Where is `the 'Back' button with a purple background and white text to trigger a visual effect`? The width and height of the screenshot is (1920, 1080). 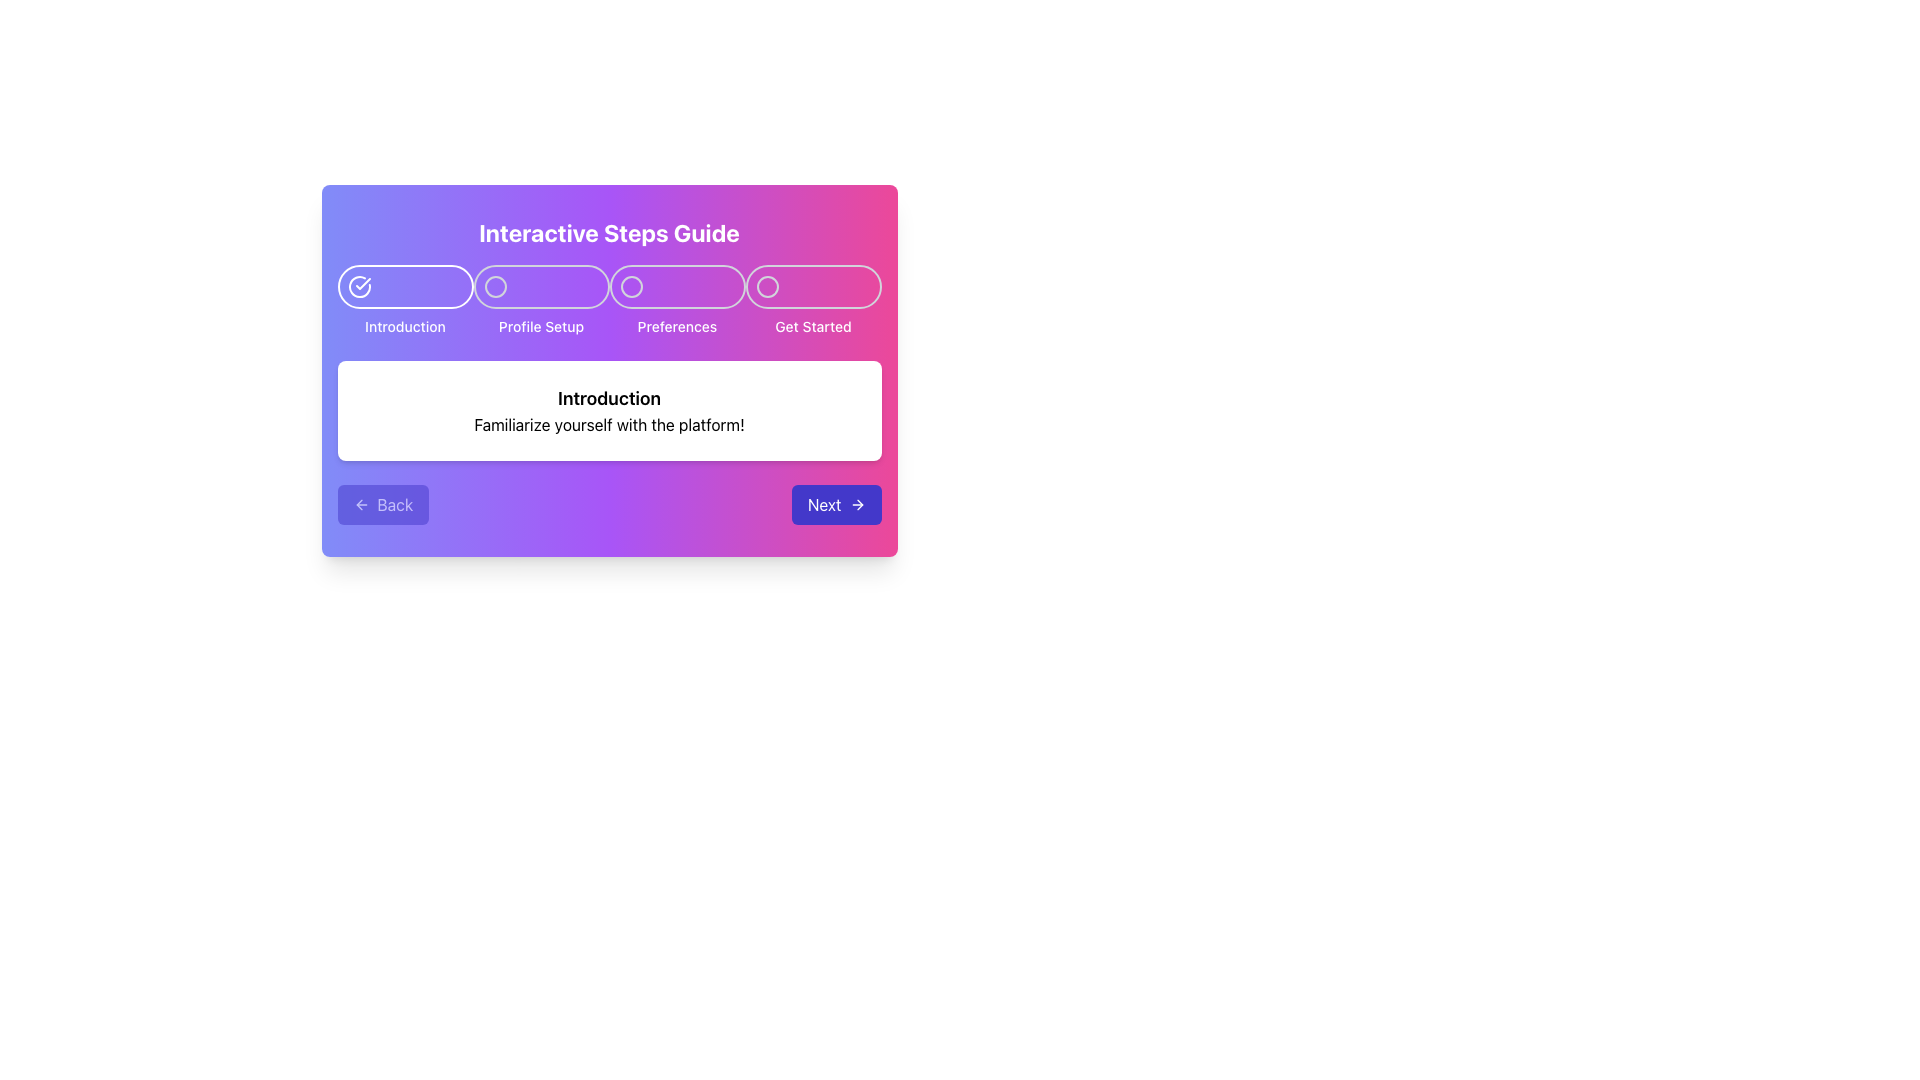
the 'Back' button with a purple background and white text to trigger a visual effect is located at coordinates (383, 504).